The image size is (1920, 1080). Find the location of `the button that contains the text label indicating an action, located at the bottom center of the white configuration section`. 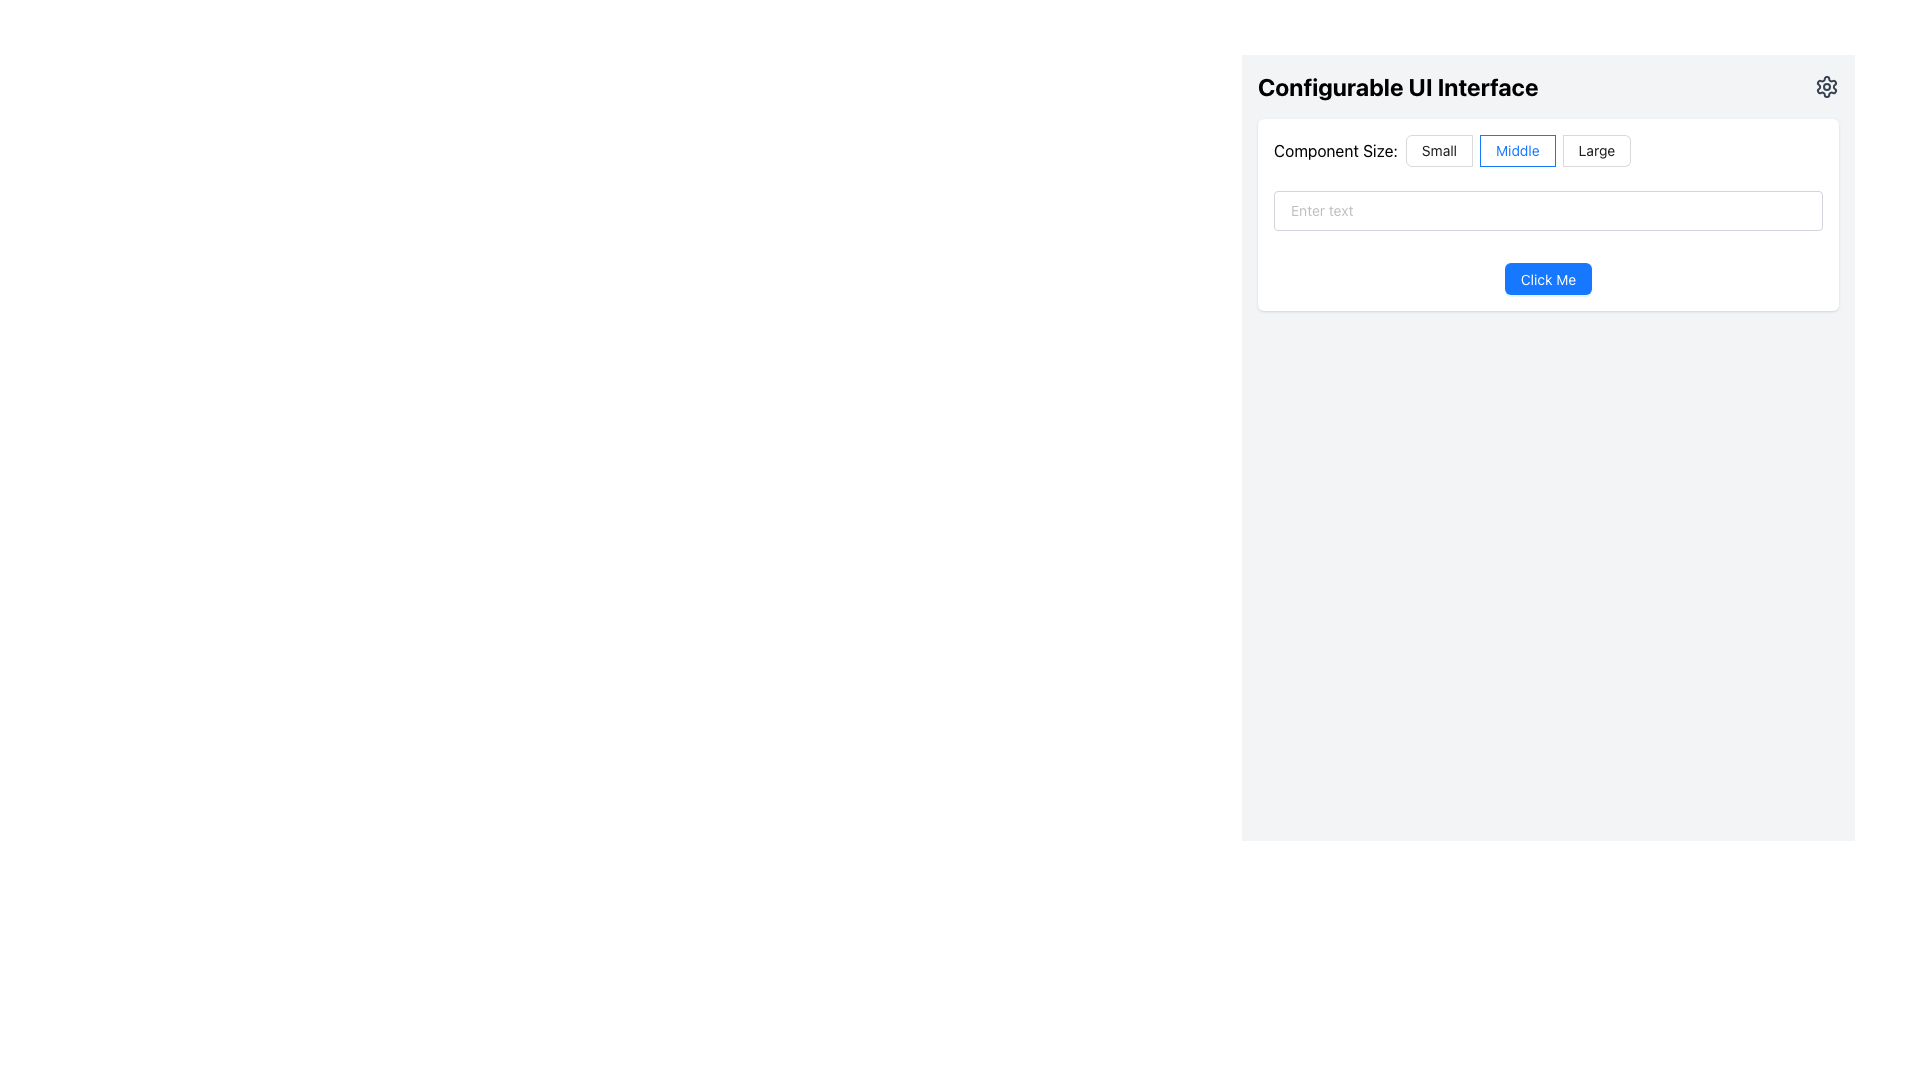

the button that contains the text label indicating an action, located at the bottom center of the white configuration section is located at coordinates (1547, 278).